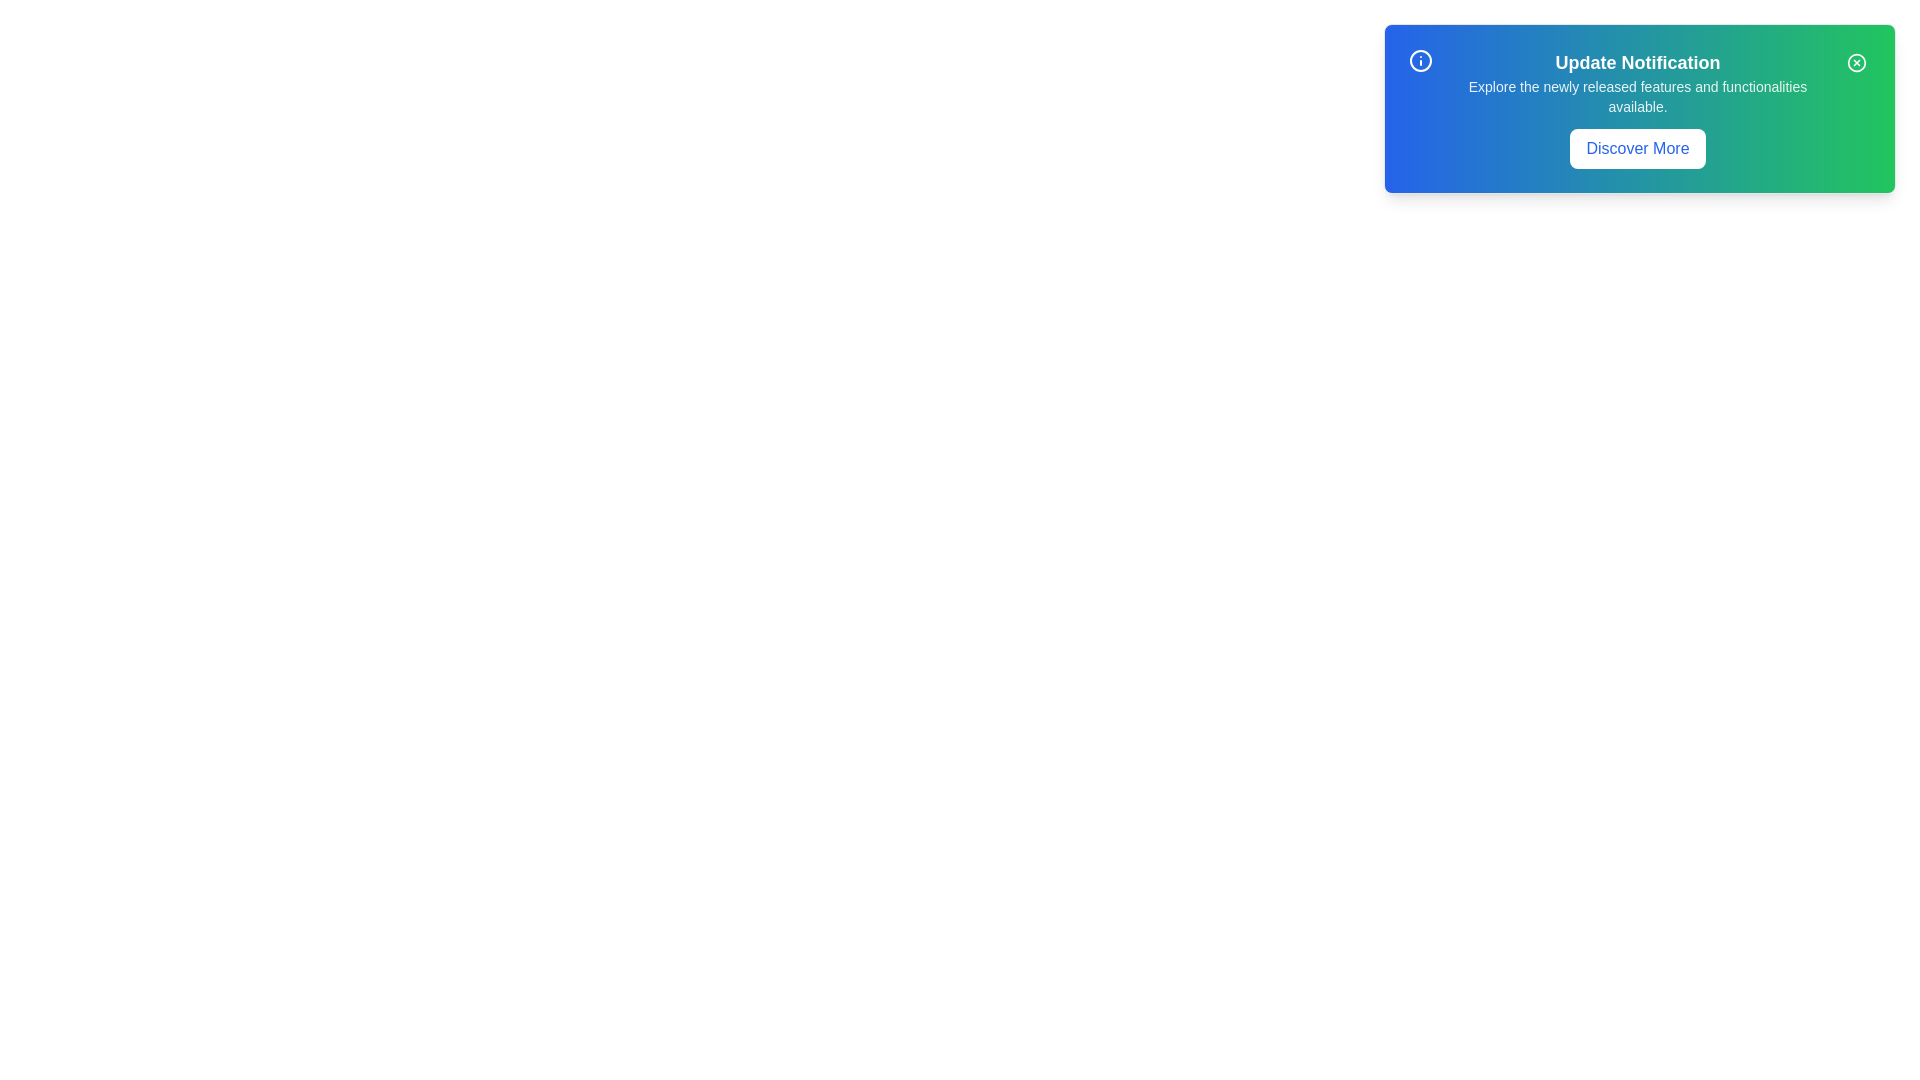  I want to click on close button to dismiss the notification, so click(1856, 61).